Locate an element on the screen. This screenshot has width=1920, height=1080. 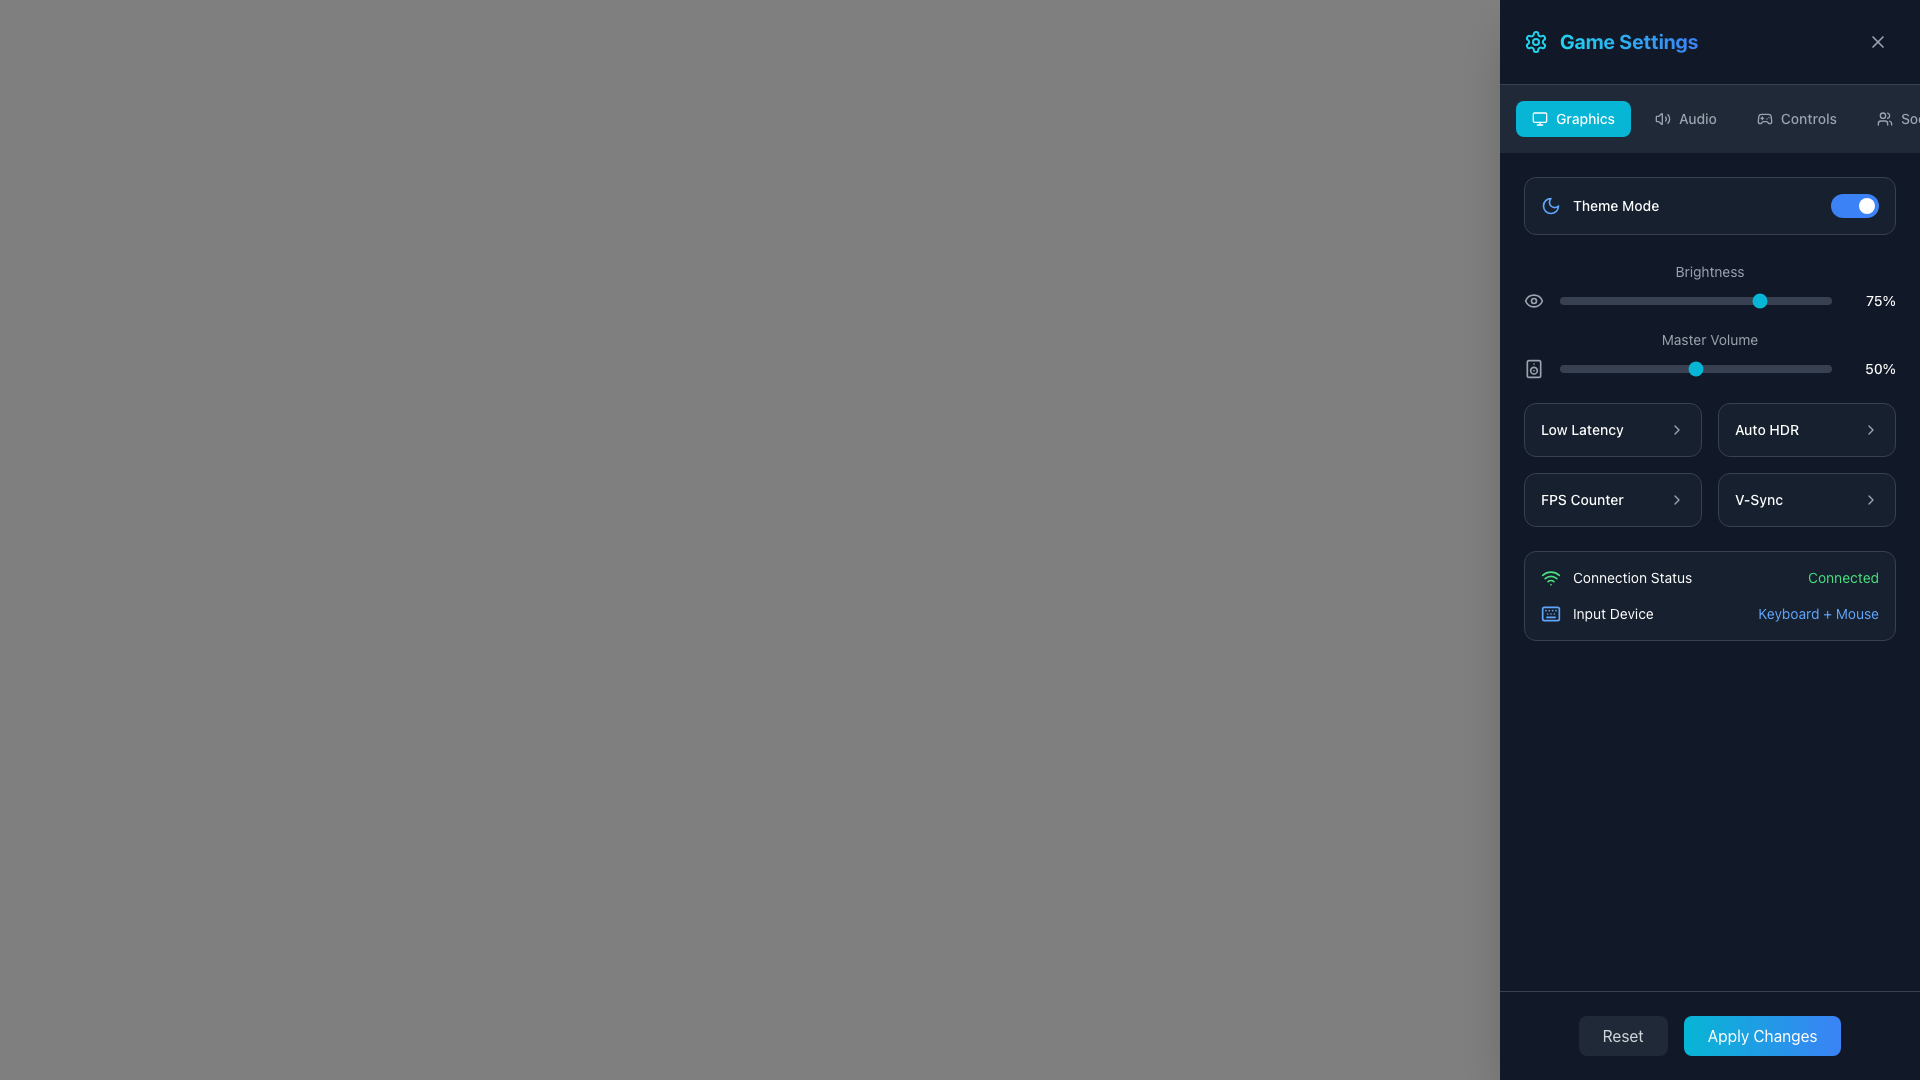
'Low Latency' setting label located at the first position in the settings panel under the 'Graphics' tab is located at coordinates (1612, 428).